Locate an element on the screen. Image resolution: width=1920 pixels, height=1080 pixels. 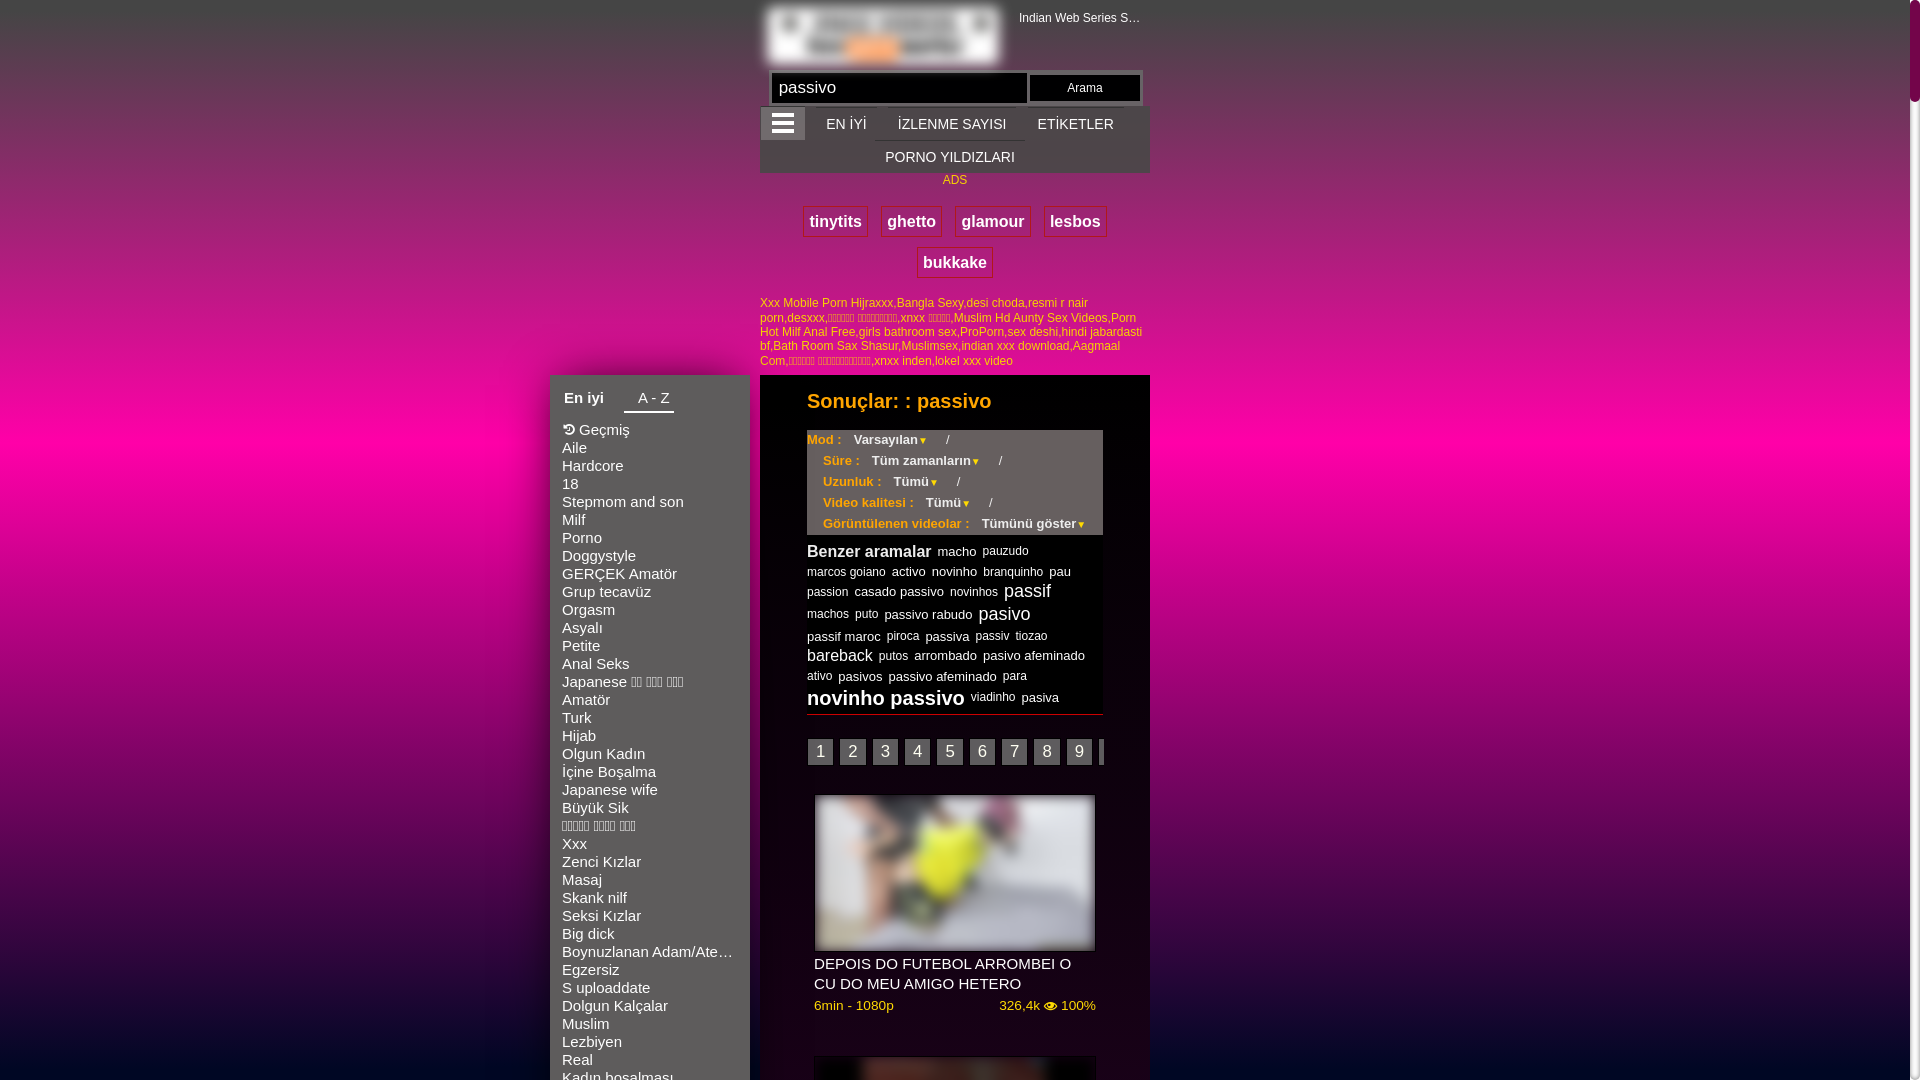
'Masaj' is located at coordinates (649, 878).